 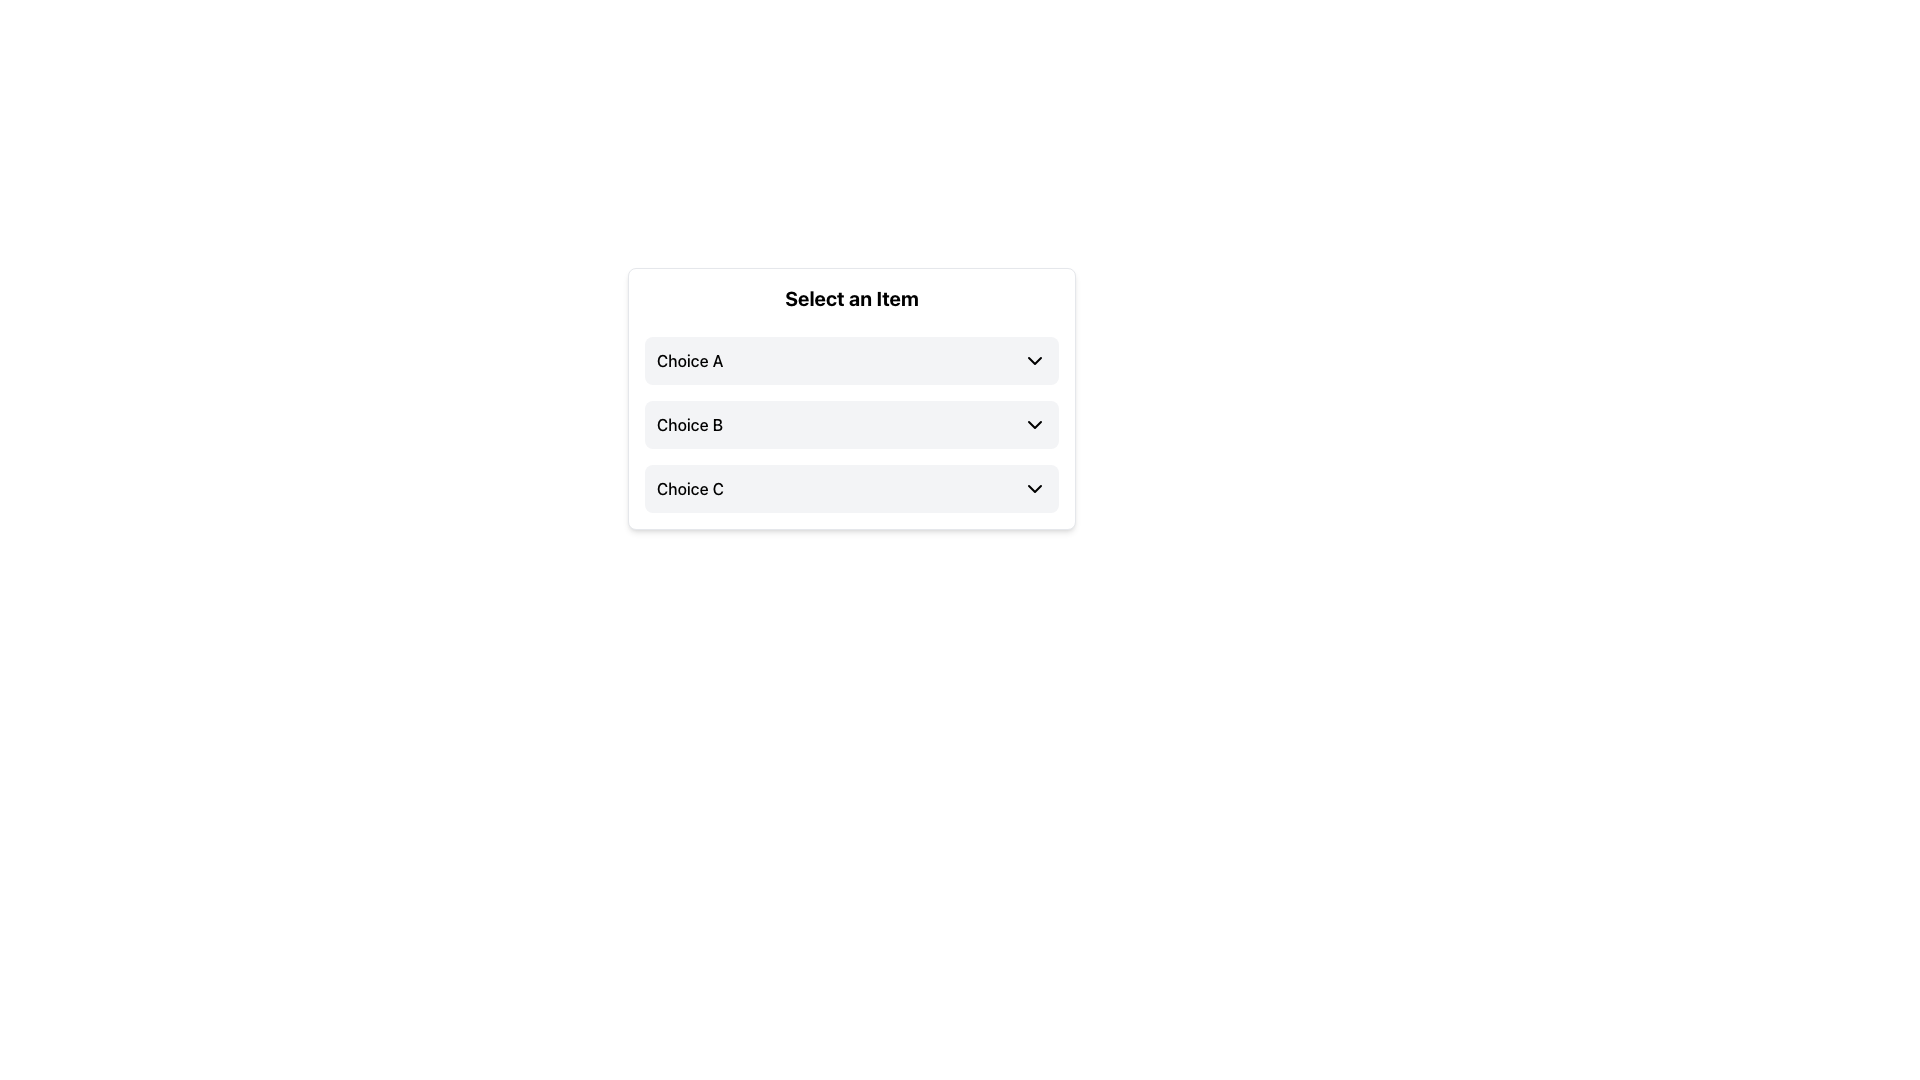 What do you see at coordinates (1035, 361) in the screenshot?
I see `the dropdown trigger button located at the far-right side of the 'Choice A' row` at bounding box center [1035, 361].